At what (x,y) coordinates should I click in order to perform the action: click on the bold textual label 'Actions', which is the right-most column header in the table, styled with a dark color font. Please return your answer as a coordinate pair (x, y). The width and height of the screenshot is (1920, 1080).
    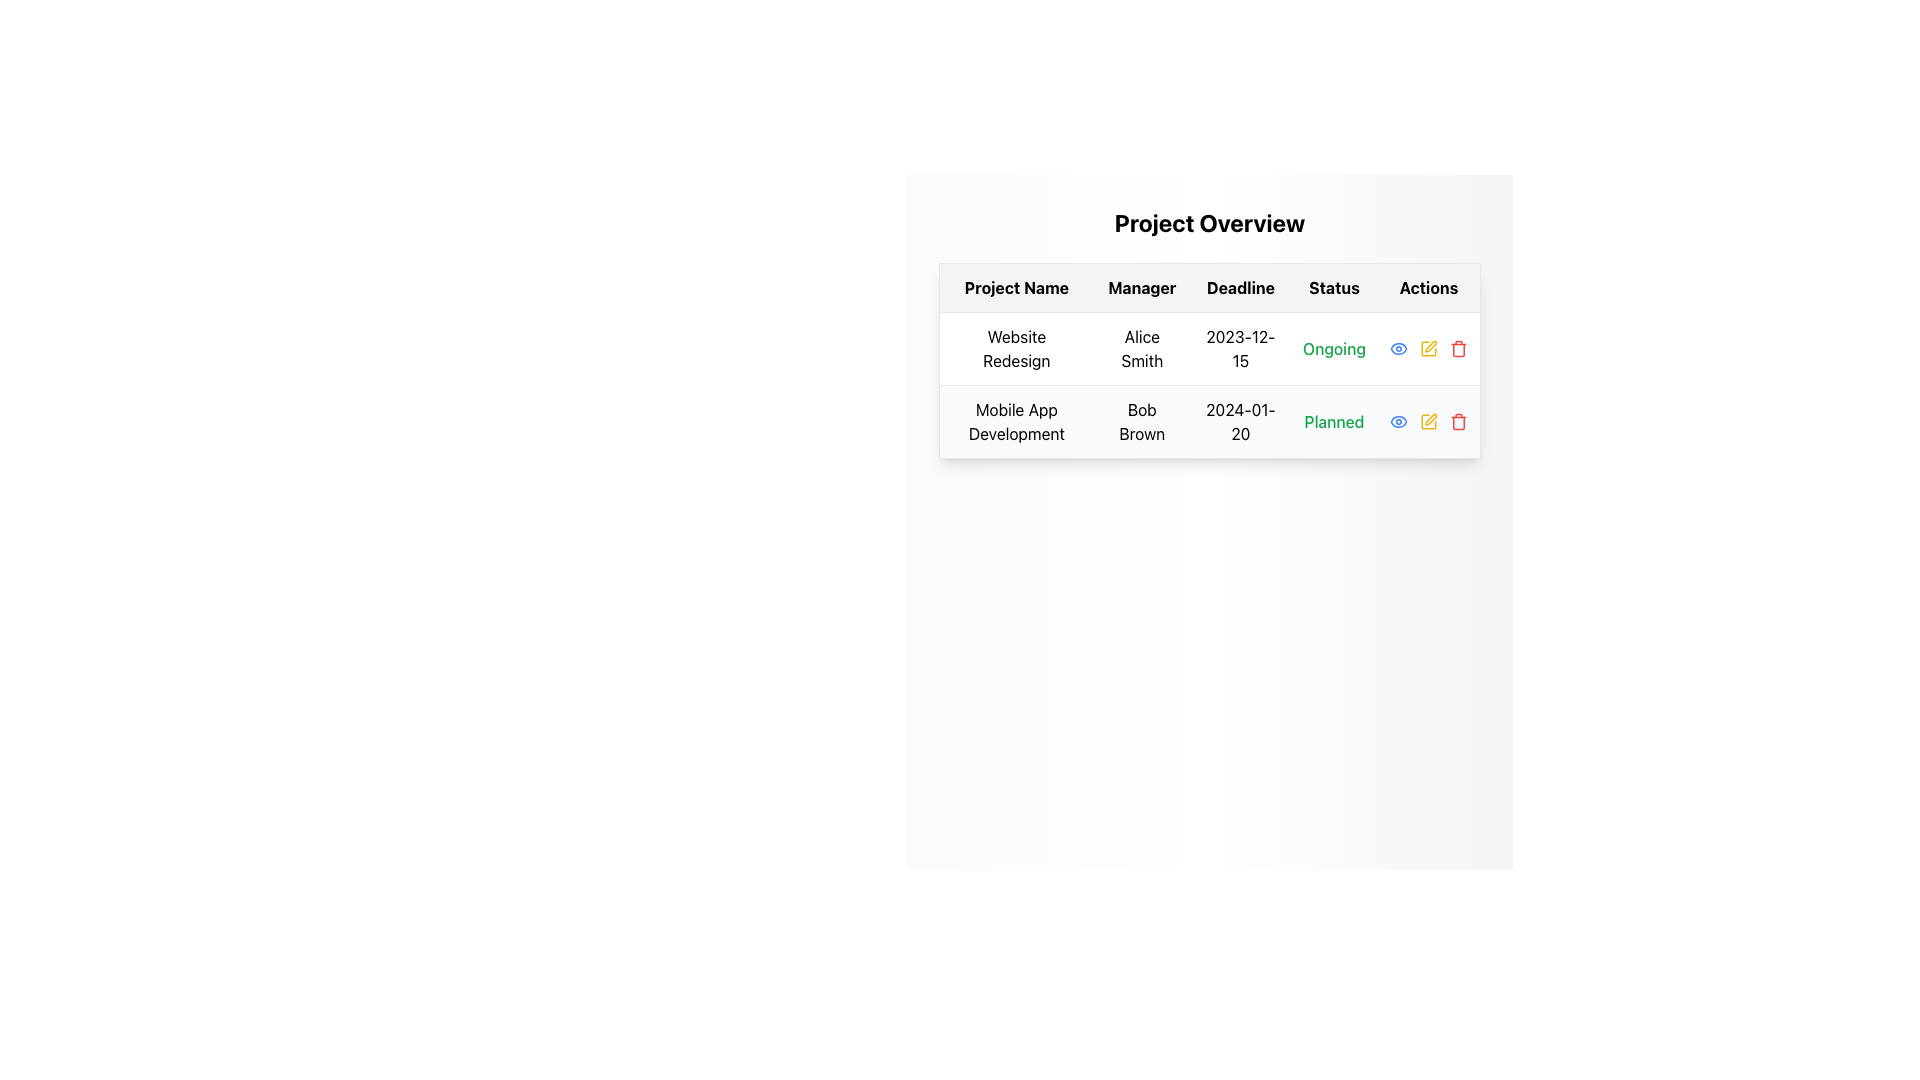
    Looking at the image, I should click on (1428, 288).